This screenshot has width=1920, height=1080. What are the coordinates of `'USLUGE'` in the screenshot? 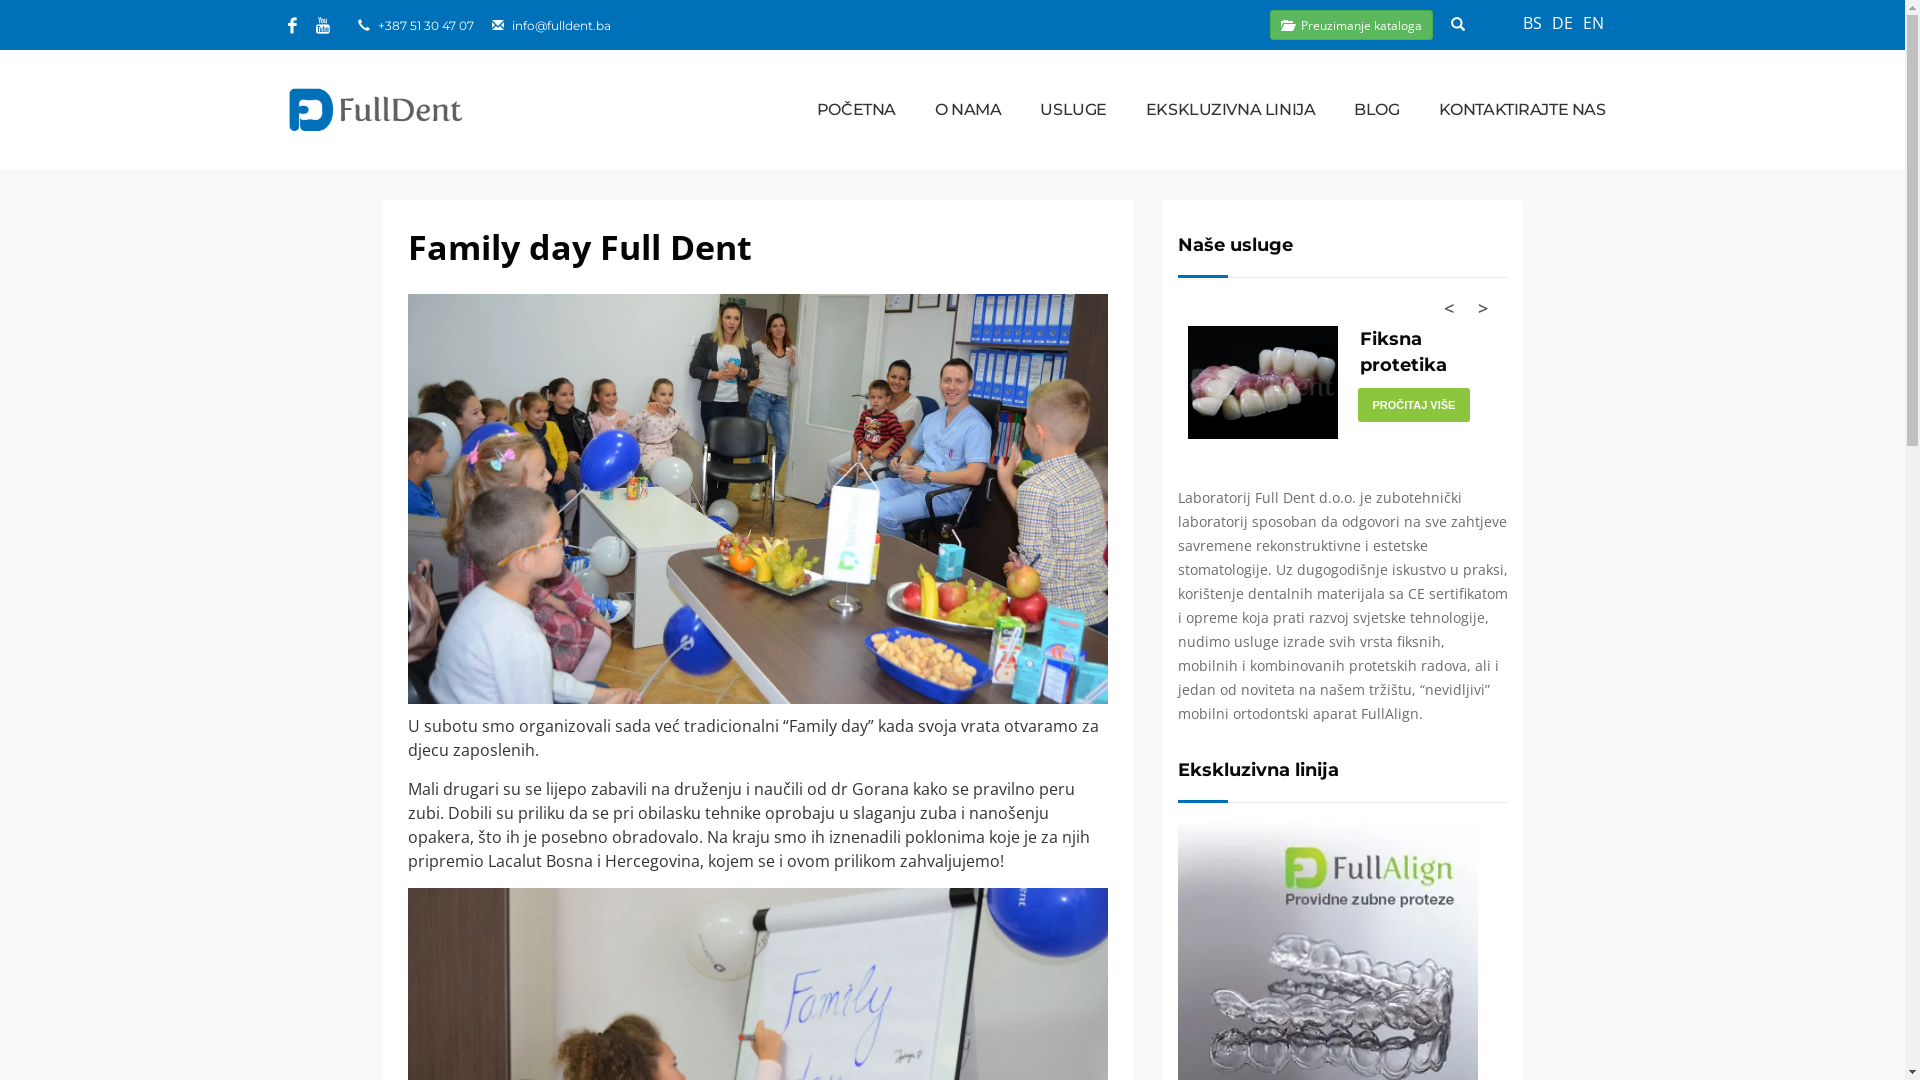 It's located at (1072, 110).